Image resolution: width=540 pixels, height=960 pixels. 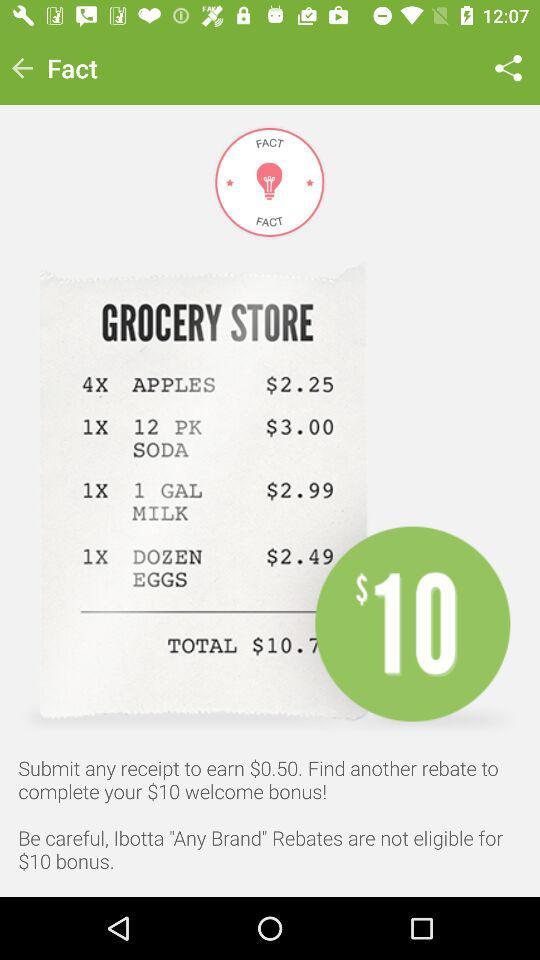 I want to click on item to the right of the fact, so click(x=508, y=68).